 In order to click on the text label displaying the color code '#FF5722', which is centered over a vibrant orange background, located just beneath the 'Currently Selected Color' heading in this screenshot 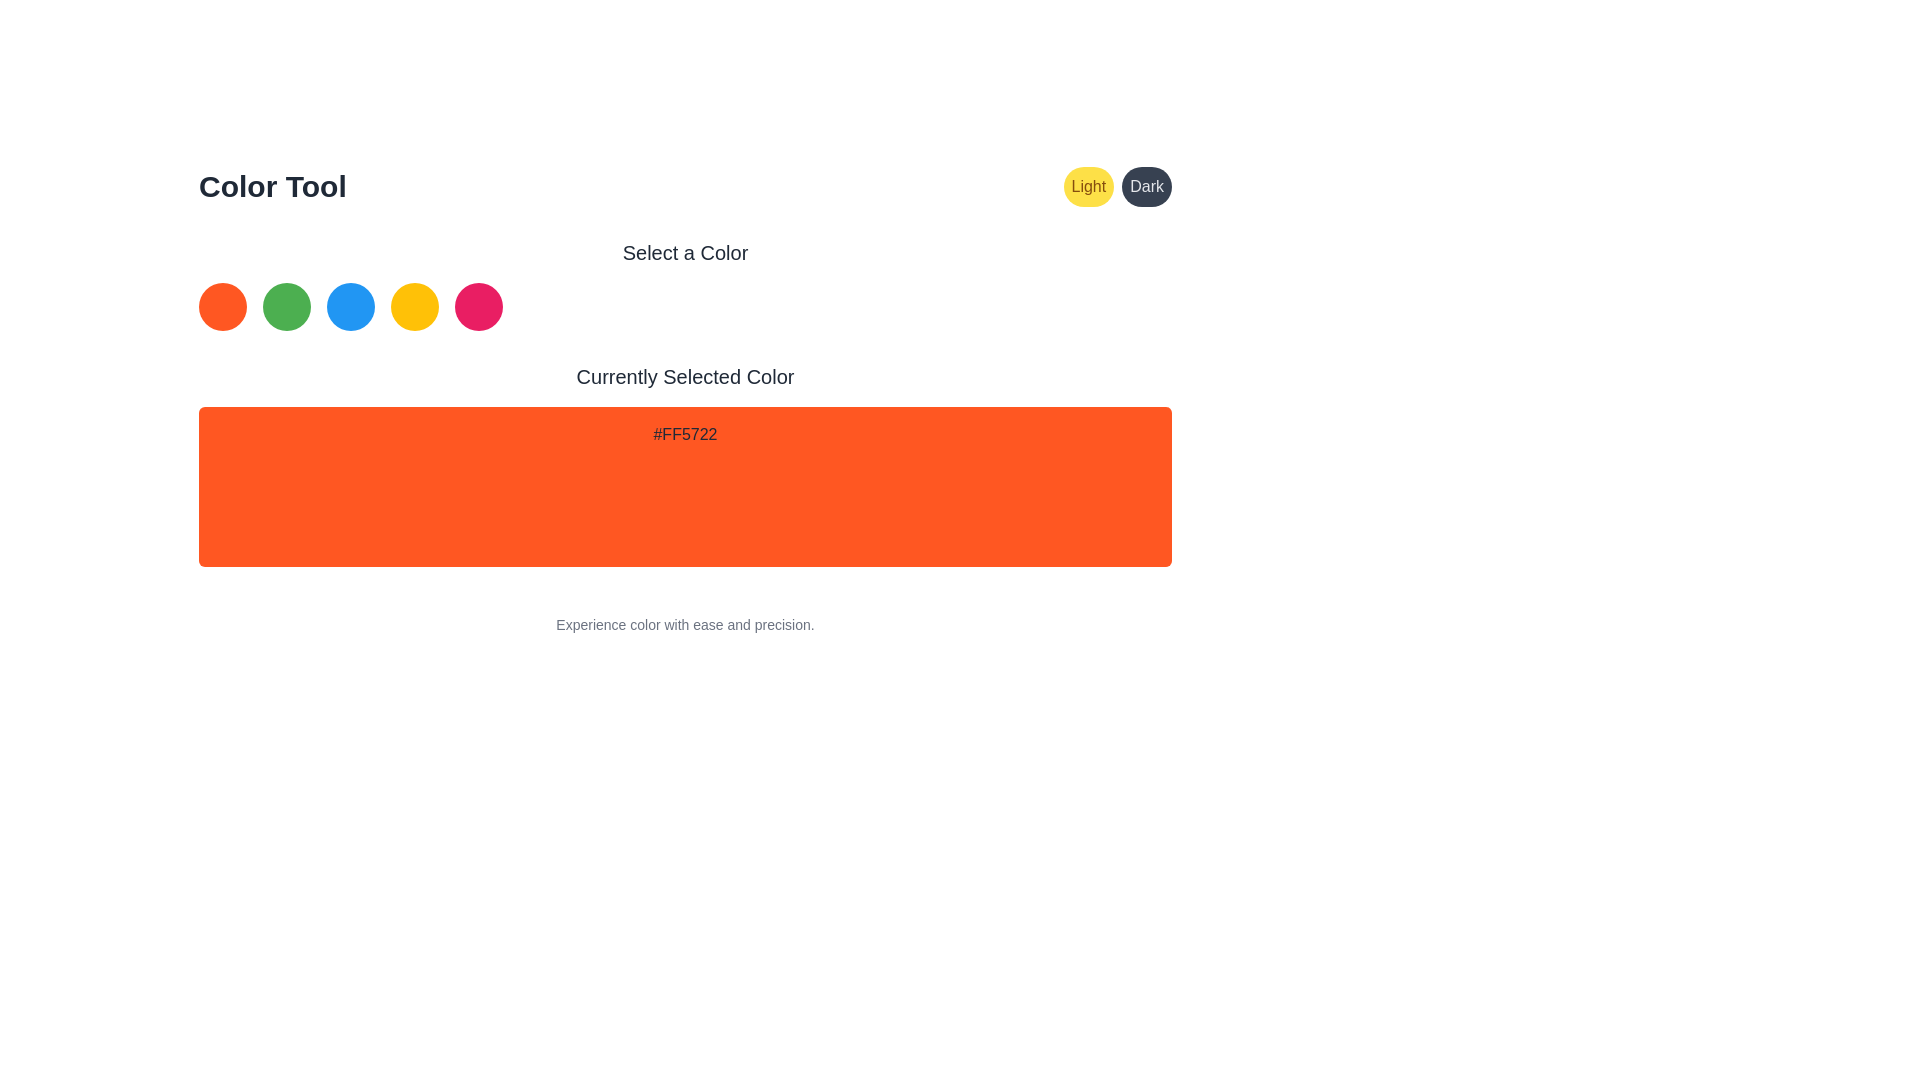, I will do `click(685, 434)`.